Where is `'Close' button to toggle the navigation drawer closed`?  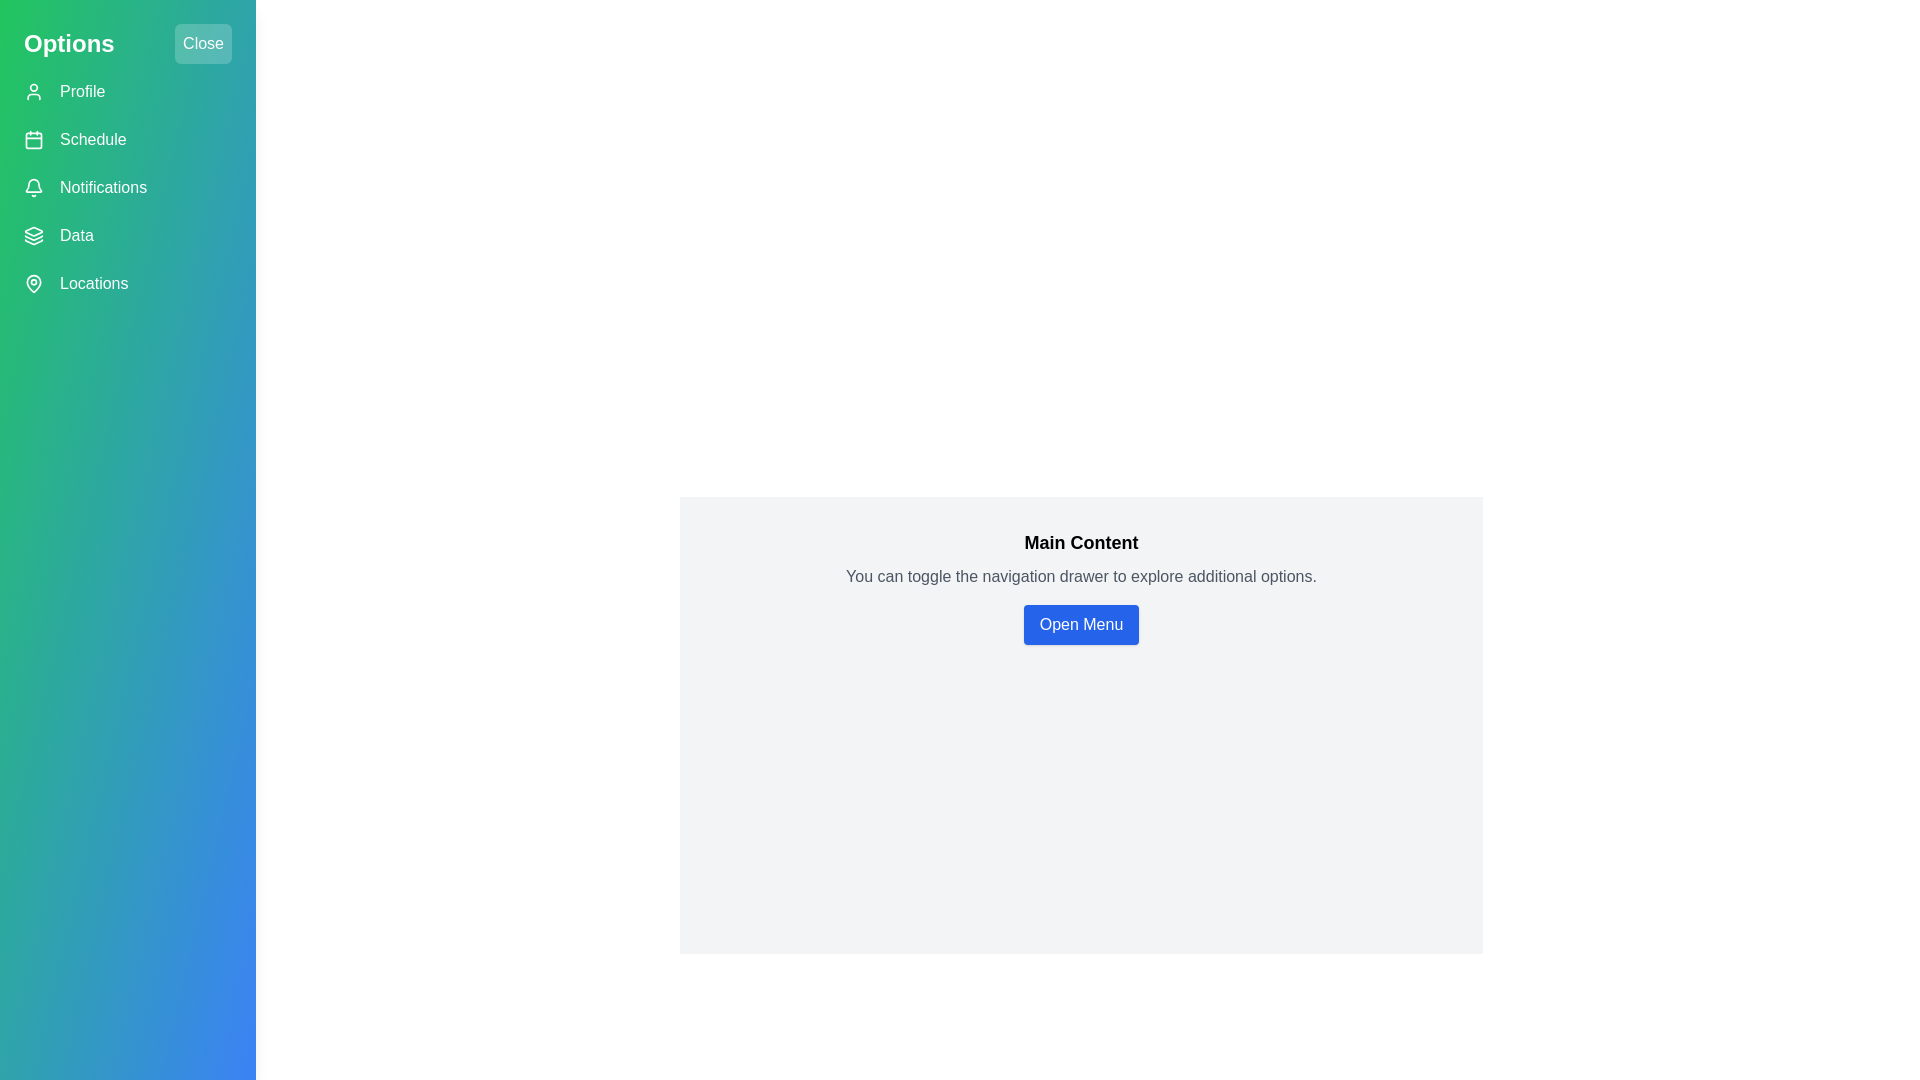 'Close' button to toggle the navigation drawer closed is located at coordinates (203, 43).